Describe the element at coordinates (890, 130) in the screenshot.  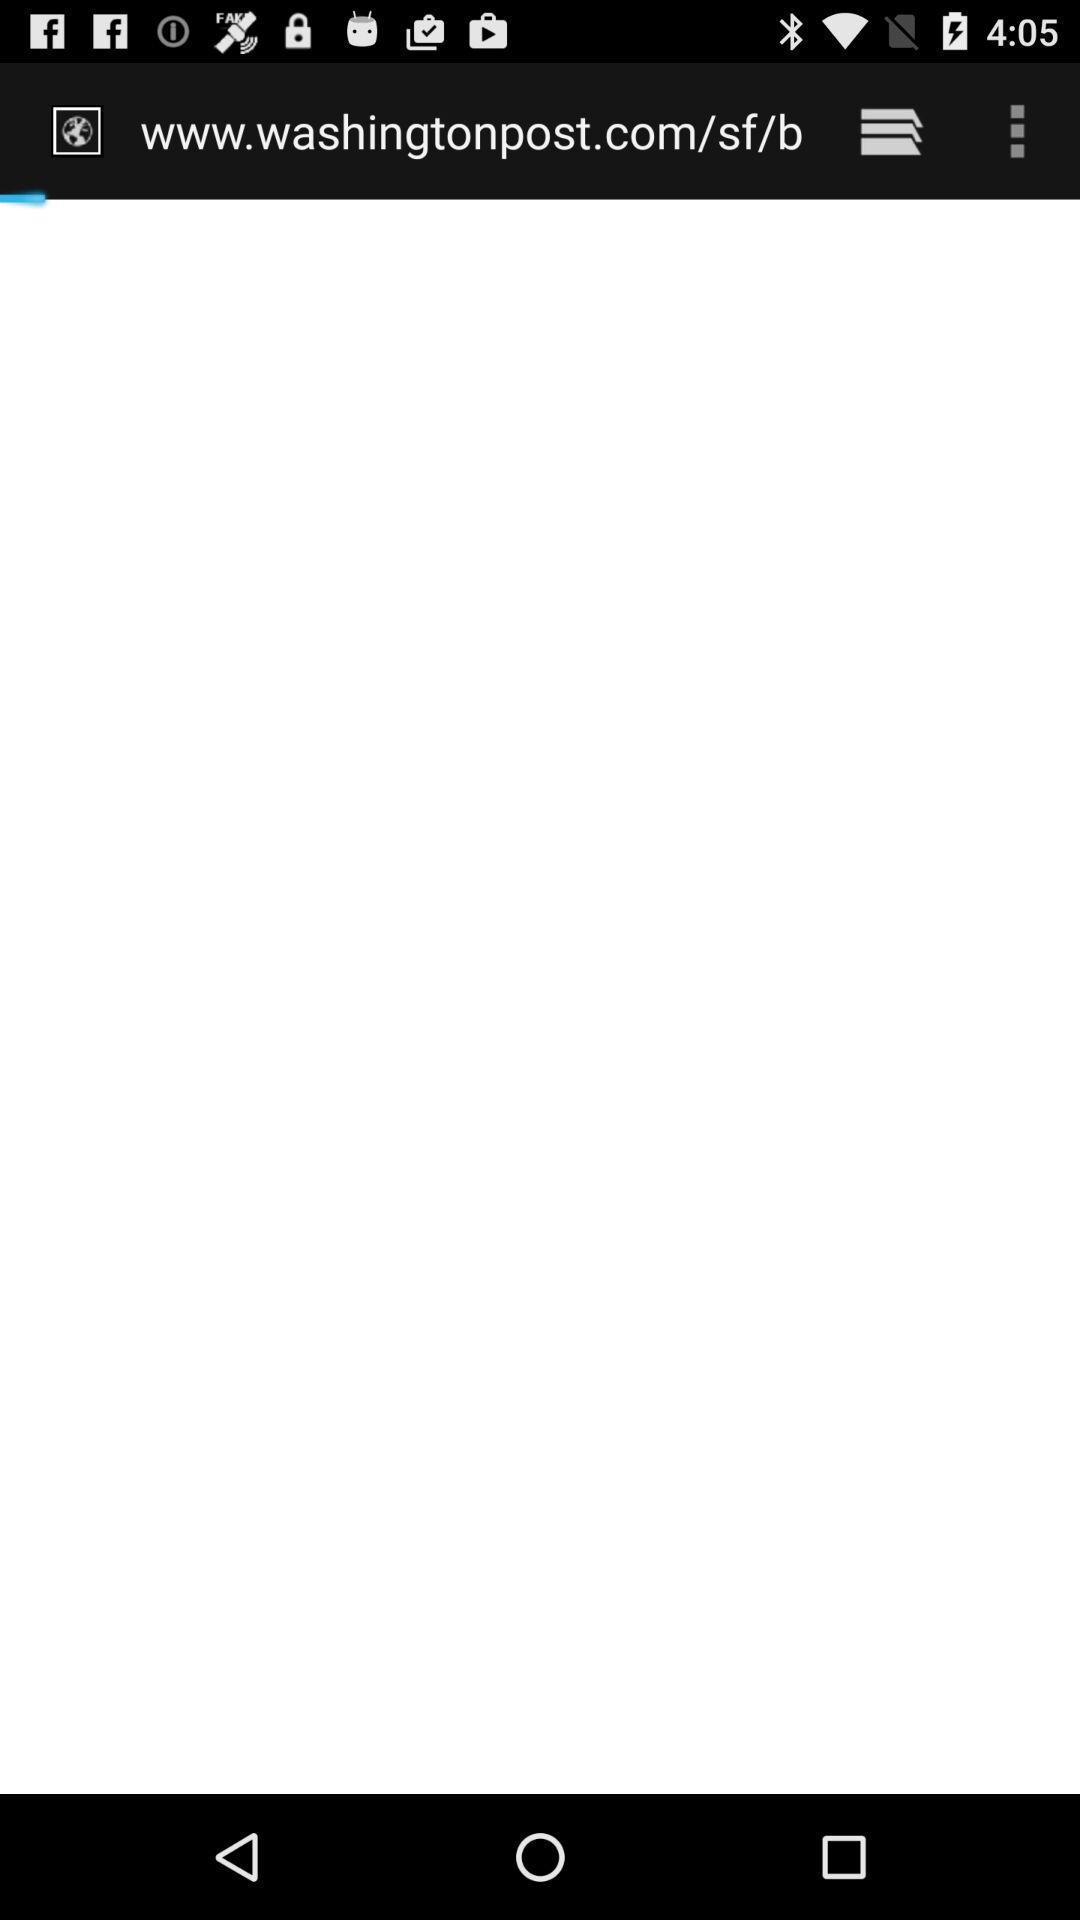
I see `the icon to the right of www washingtonpost com` at that location.